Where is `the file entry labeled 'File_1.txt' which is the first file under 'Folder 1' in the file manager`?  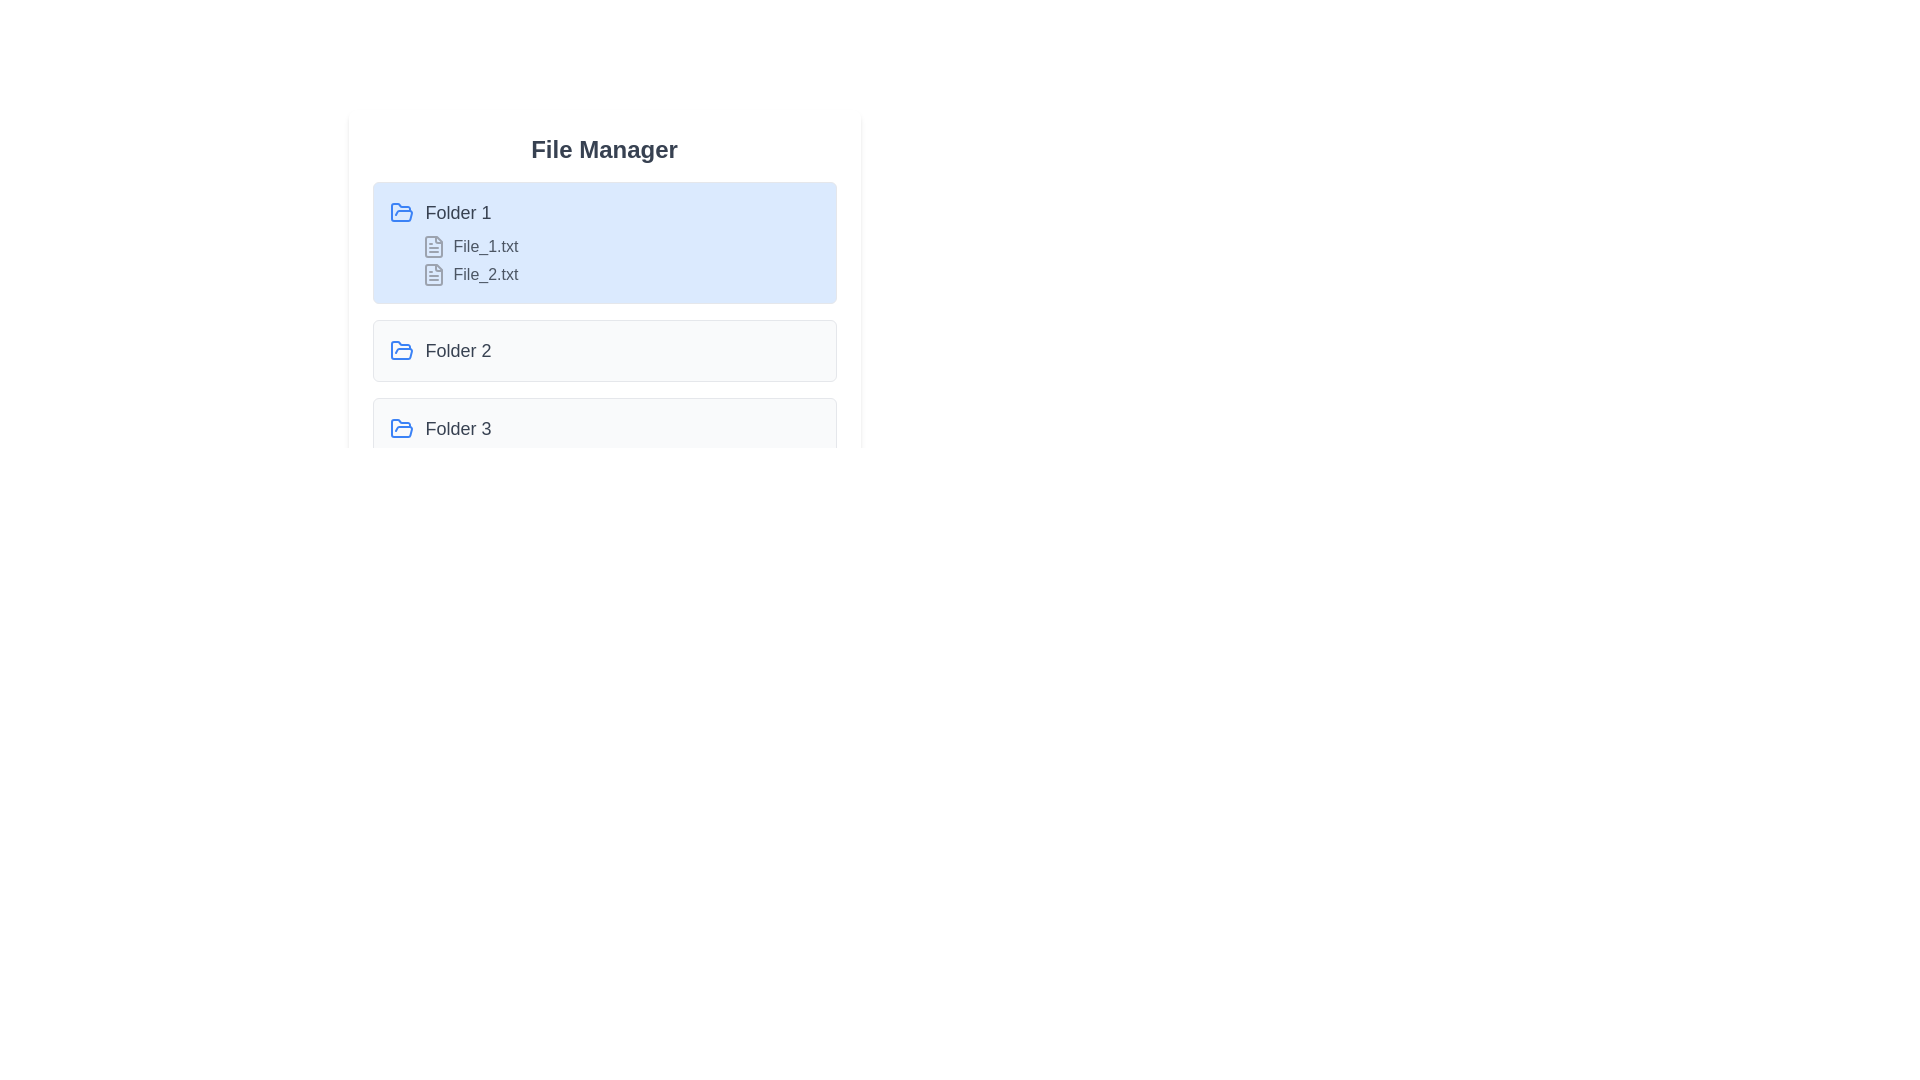 the file entry labeled 'File_1.txt' which is the first file under 'Folder 1' in the file manager is located at coordinates (619, 245).